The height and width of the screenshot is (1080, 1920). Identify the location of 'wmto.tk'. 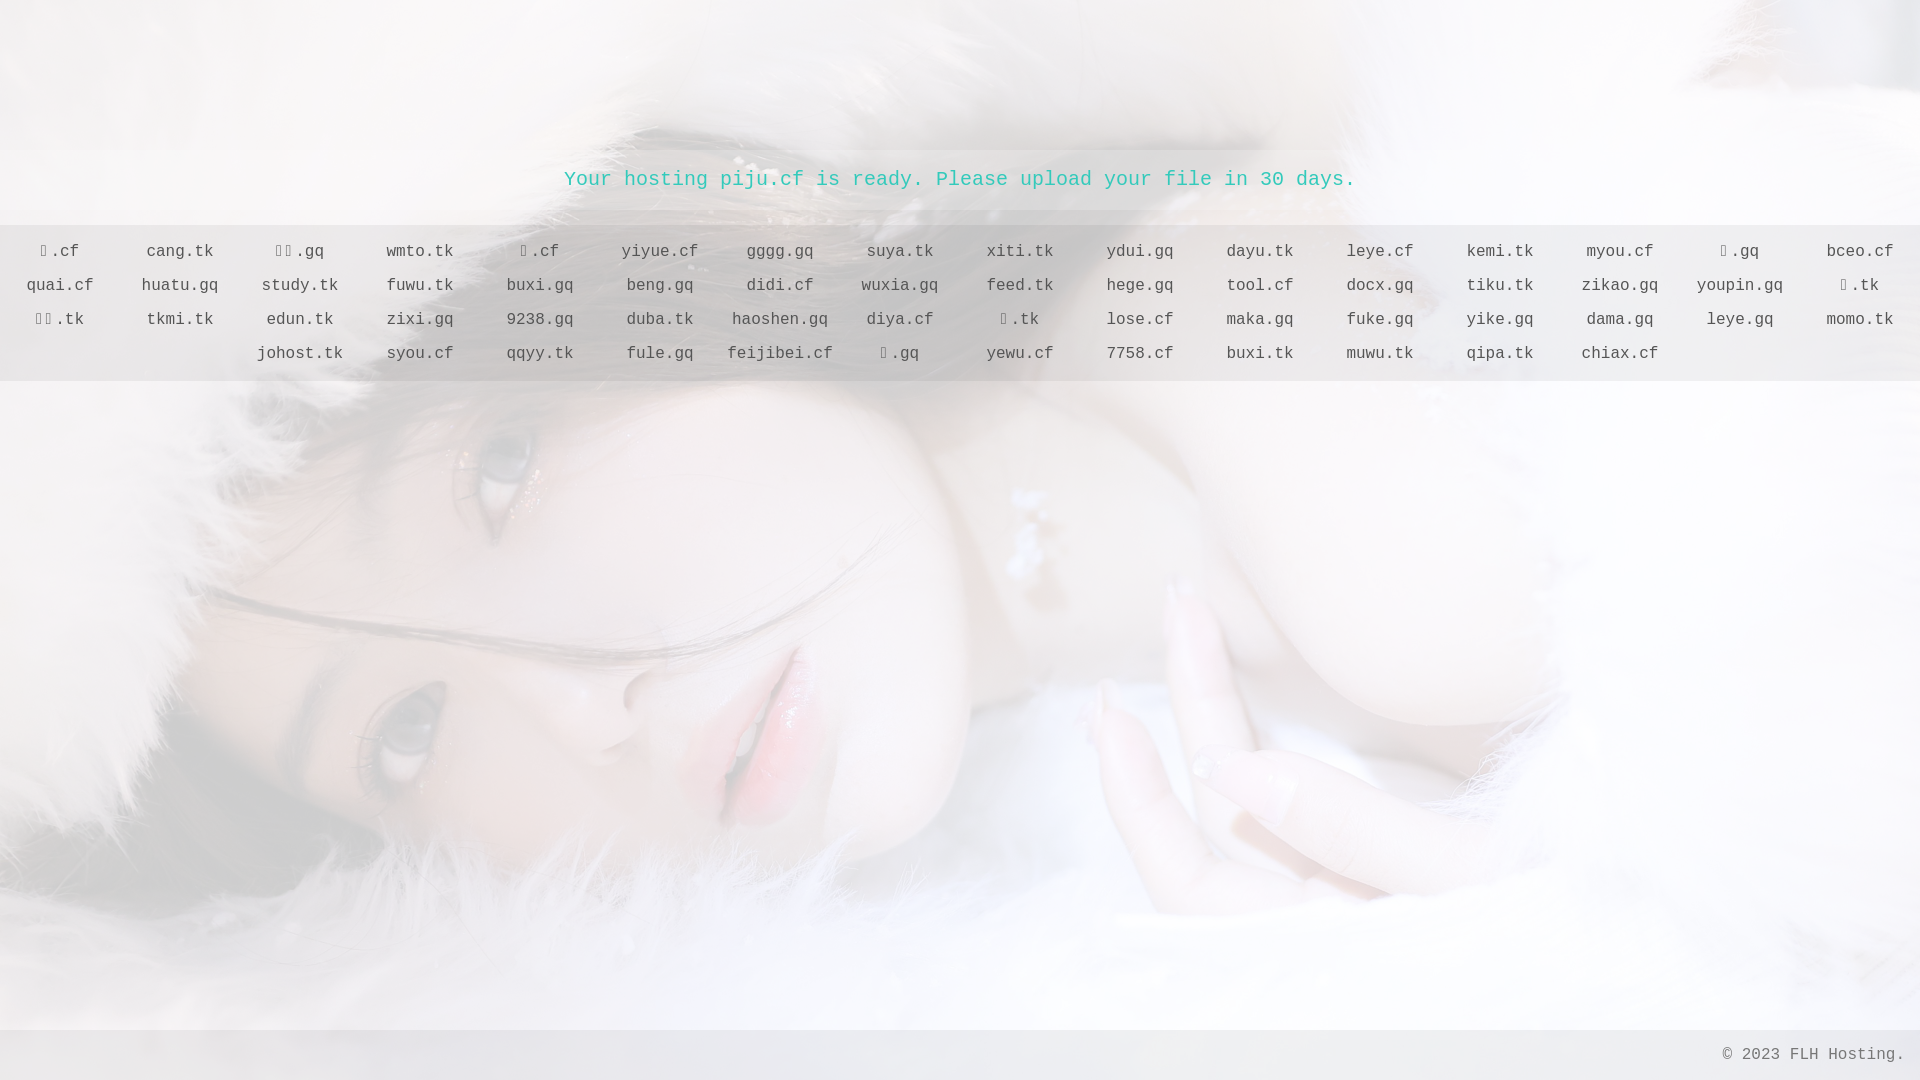
(360, 250).